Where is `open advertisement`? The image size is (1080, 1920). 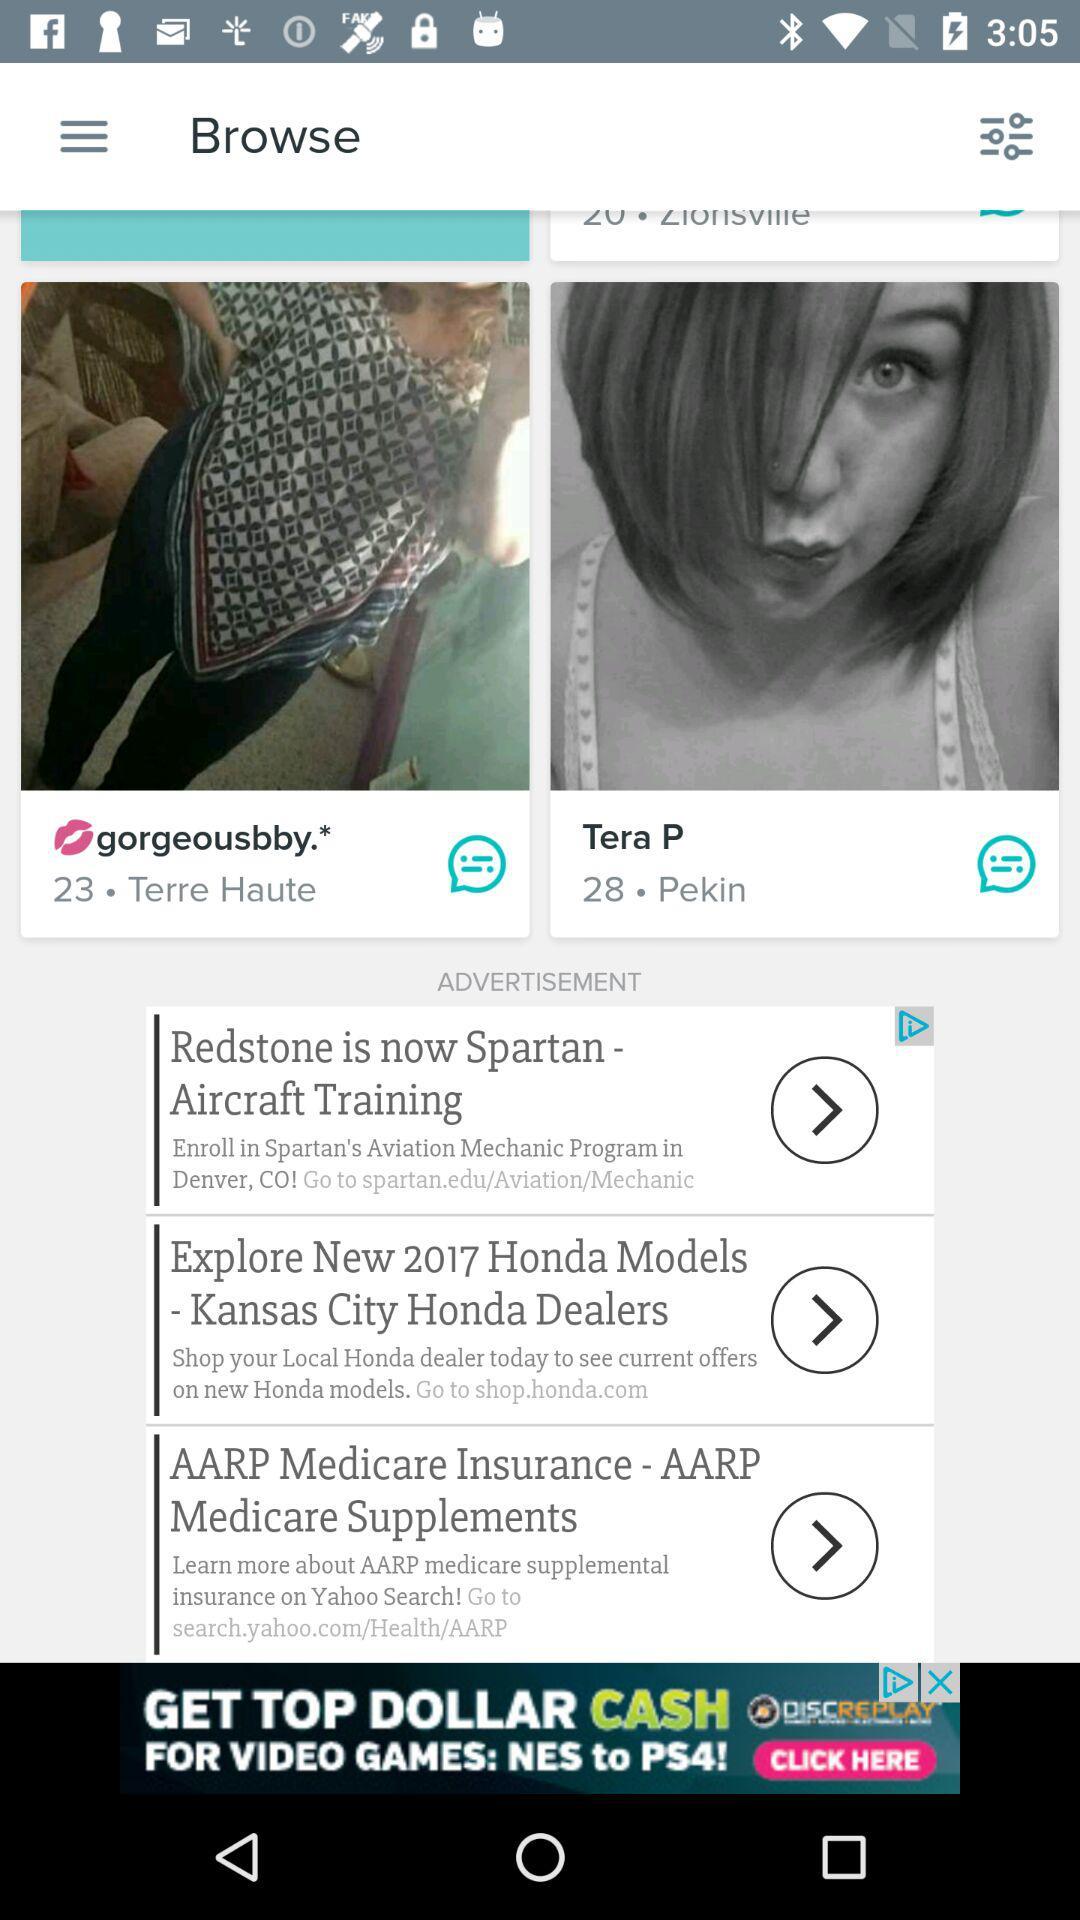
open advertisement is located at coordinates (540, 1727).